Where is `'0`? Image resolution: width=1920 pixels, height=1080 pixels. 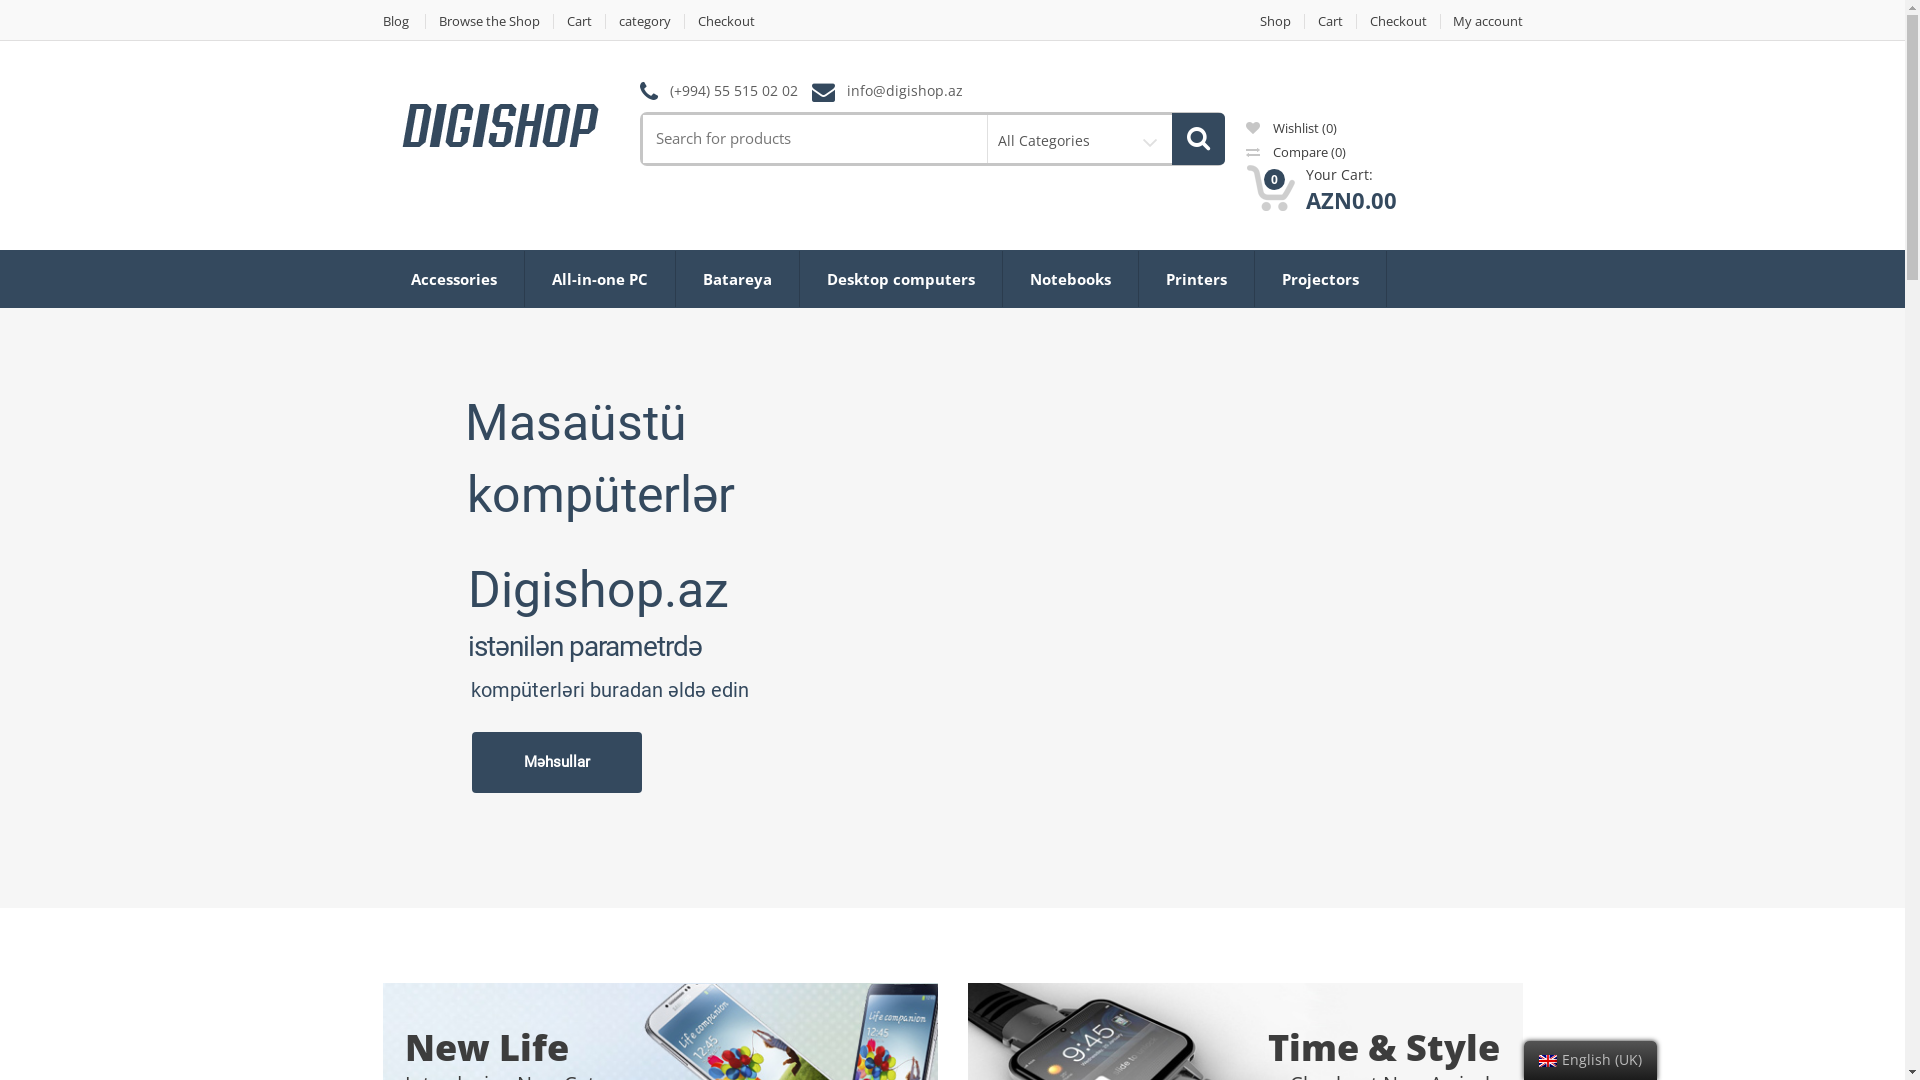
'0 is located at coordinates (1245, 189).